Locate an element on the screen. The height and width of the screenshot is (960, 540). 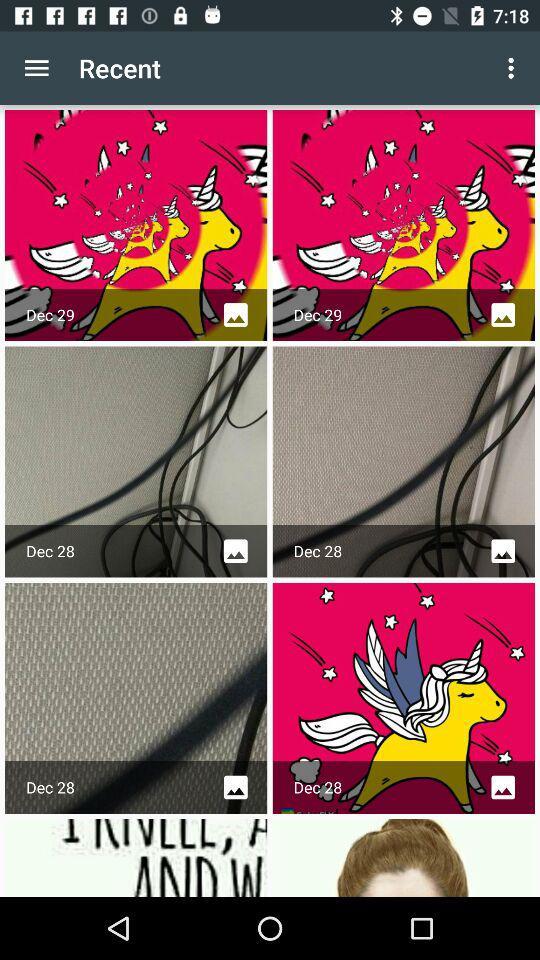
the 1st image in the 2nd row is located at coordinates (135, 462).